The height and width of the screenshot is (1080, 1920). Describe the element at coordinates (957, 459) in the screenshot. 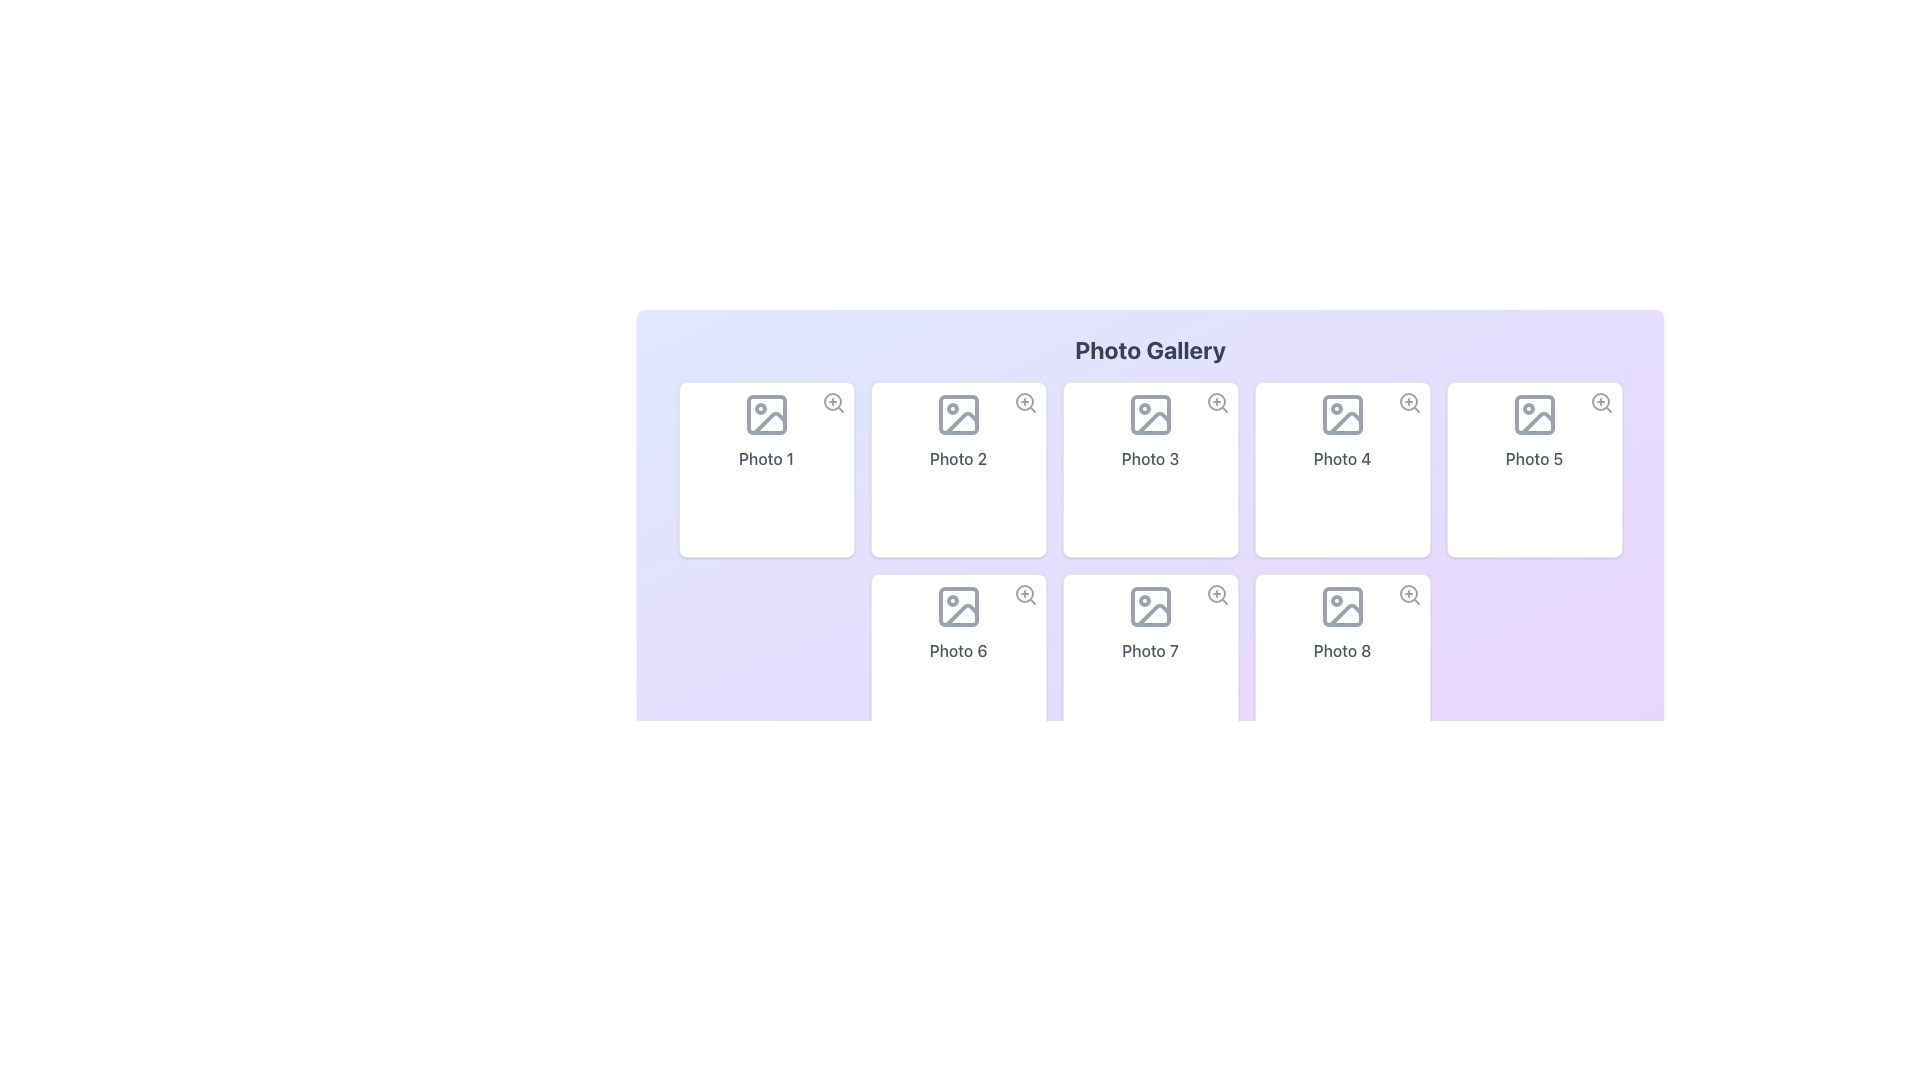

I see `text label that titles the second photo card in the top row of the grid layout, located just below the associated image icon` at that location.